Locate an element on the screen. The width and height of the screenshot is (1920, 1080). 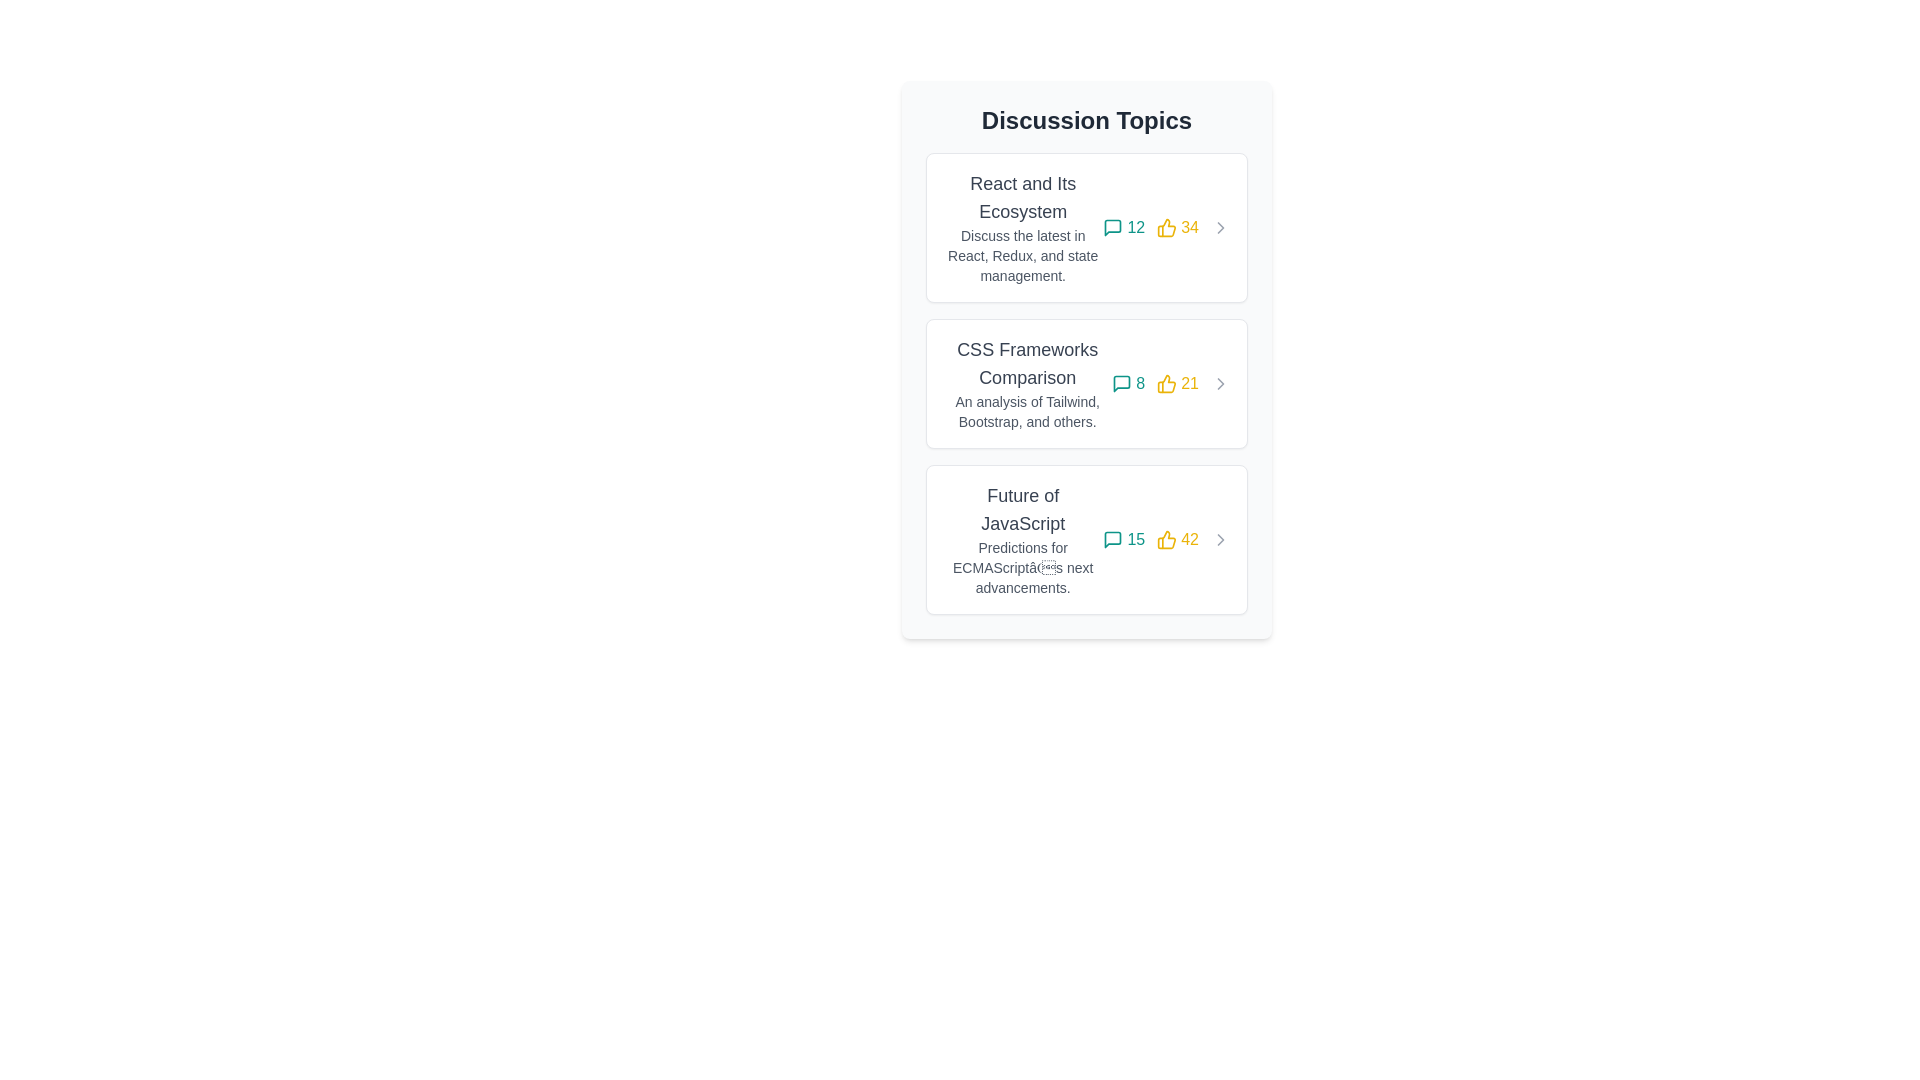
text in the Text Block titled 'CSS Frameworks Comparison', which contains an analysis of Tailwind, Bootstrap, and others is located at coordinates (1027, 384).